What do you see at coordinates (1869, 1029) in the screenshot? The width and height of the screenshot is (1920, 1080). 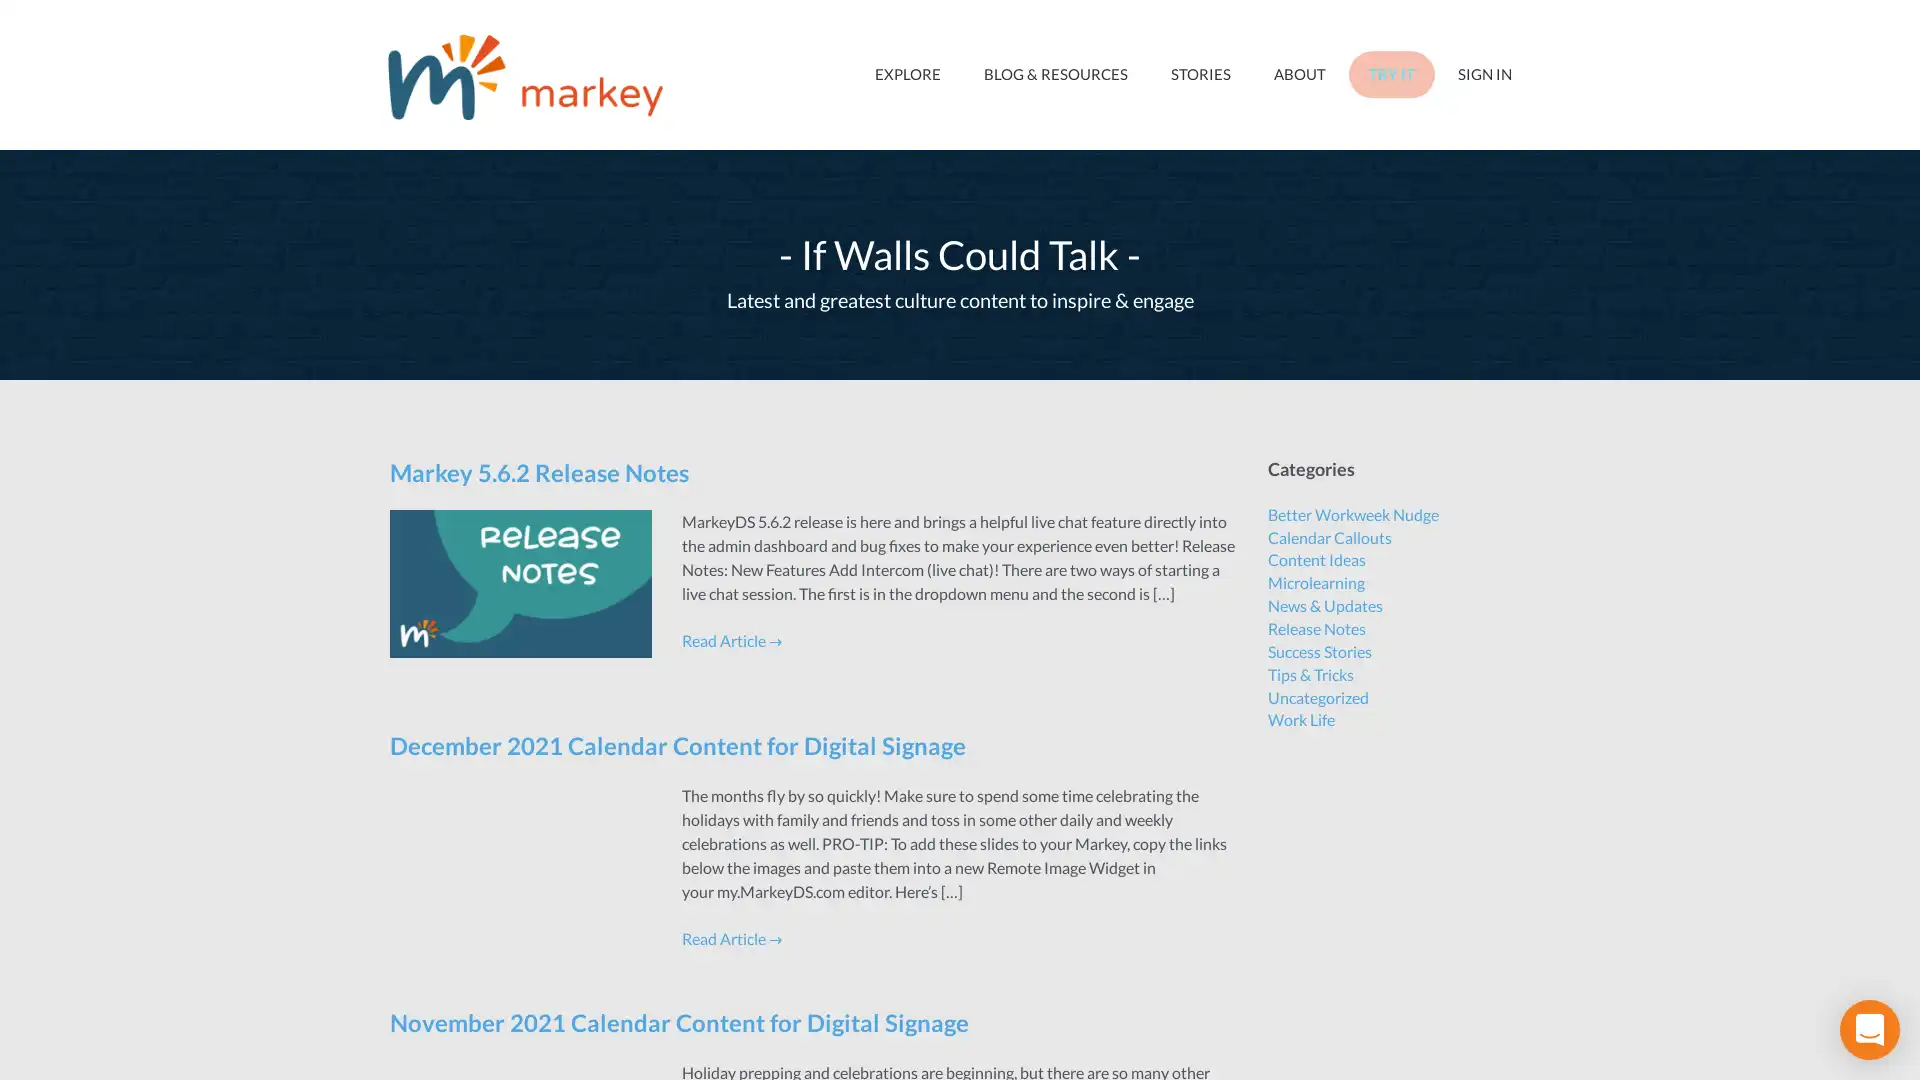 I see `Open Intercom Messenger` at bounding box center [1869, 1029].